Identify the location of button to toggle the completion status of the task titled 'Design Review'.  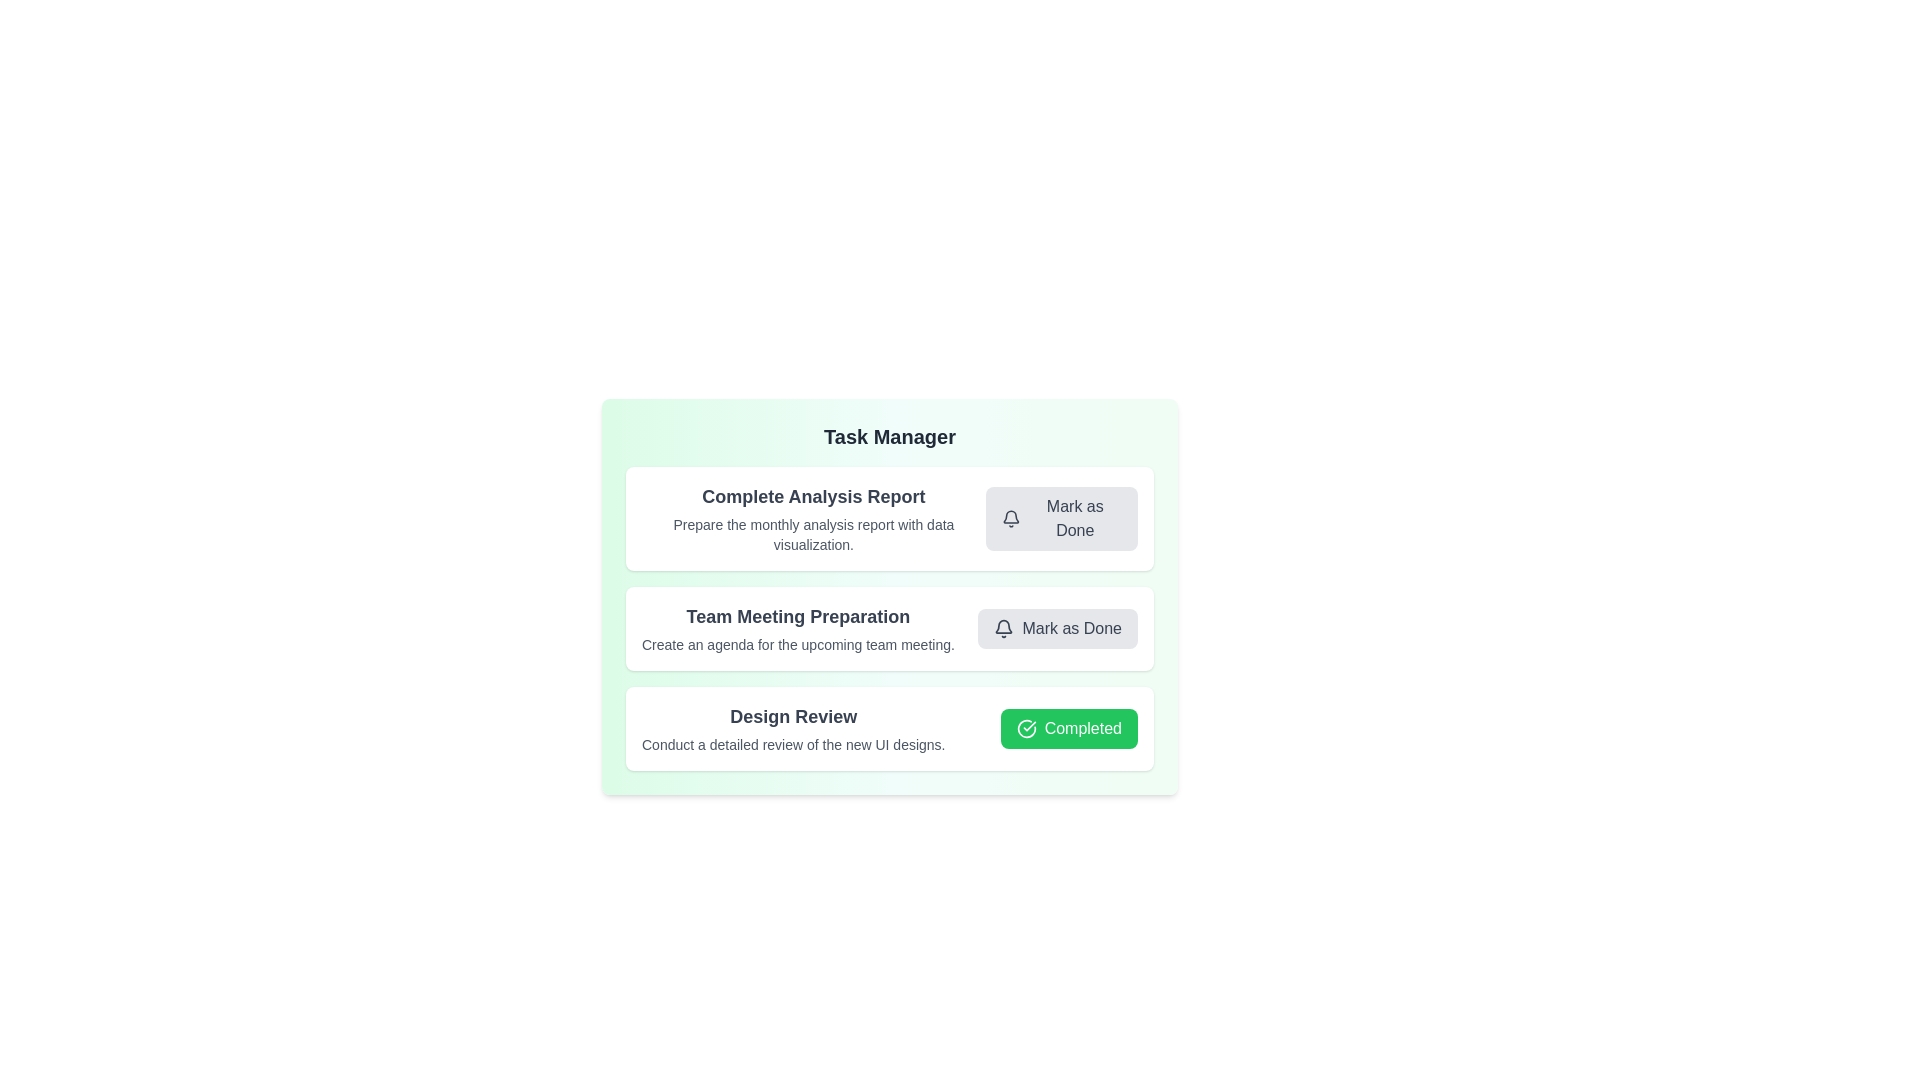
(1068, 729).